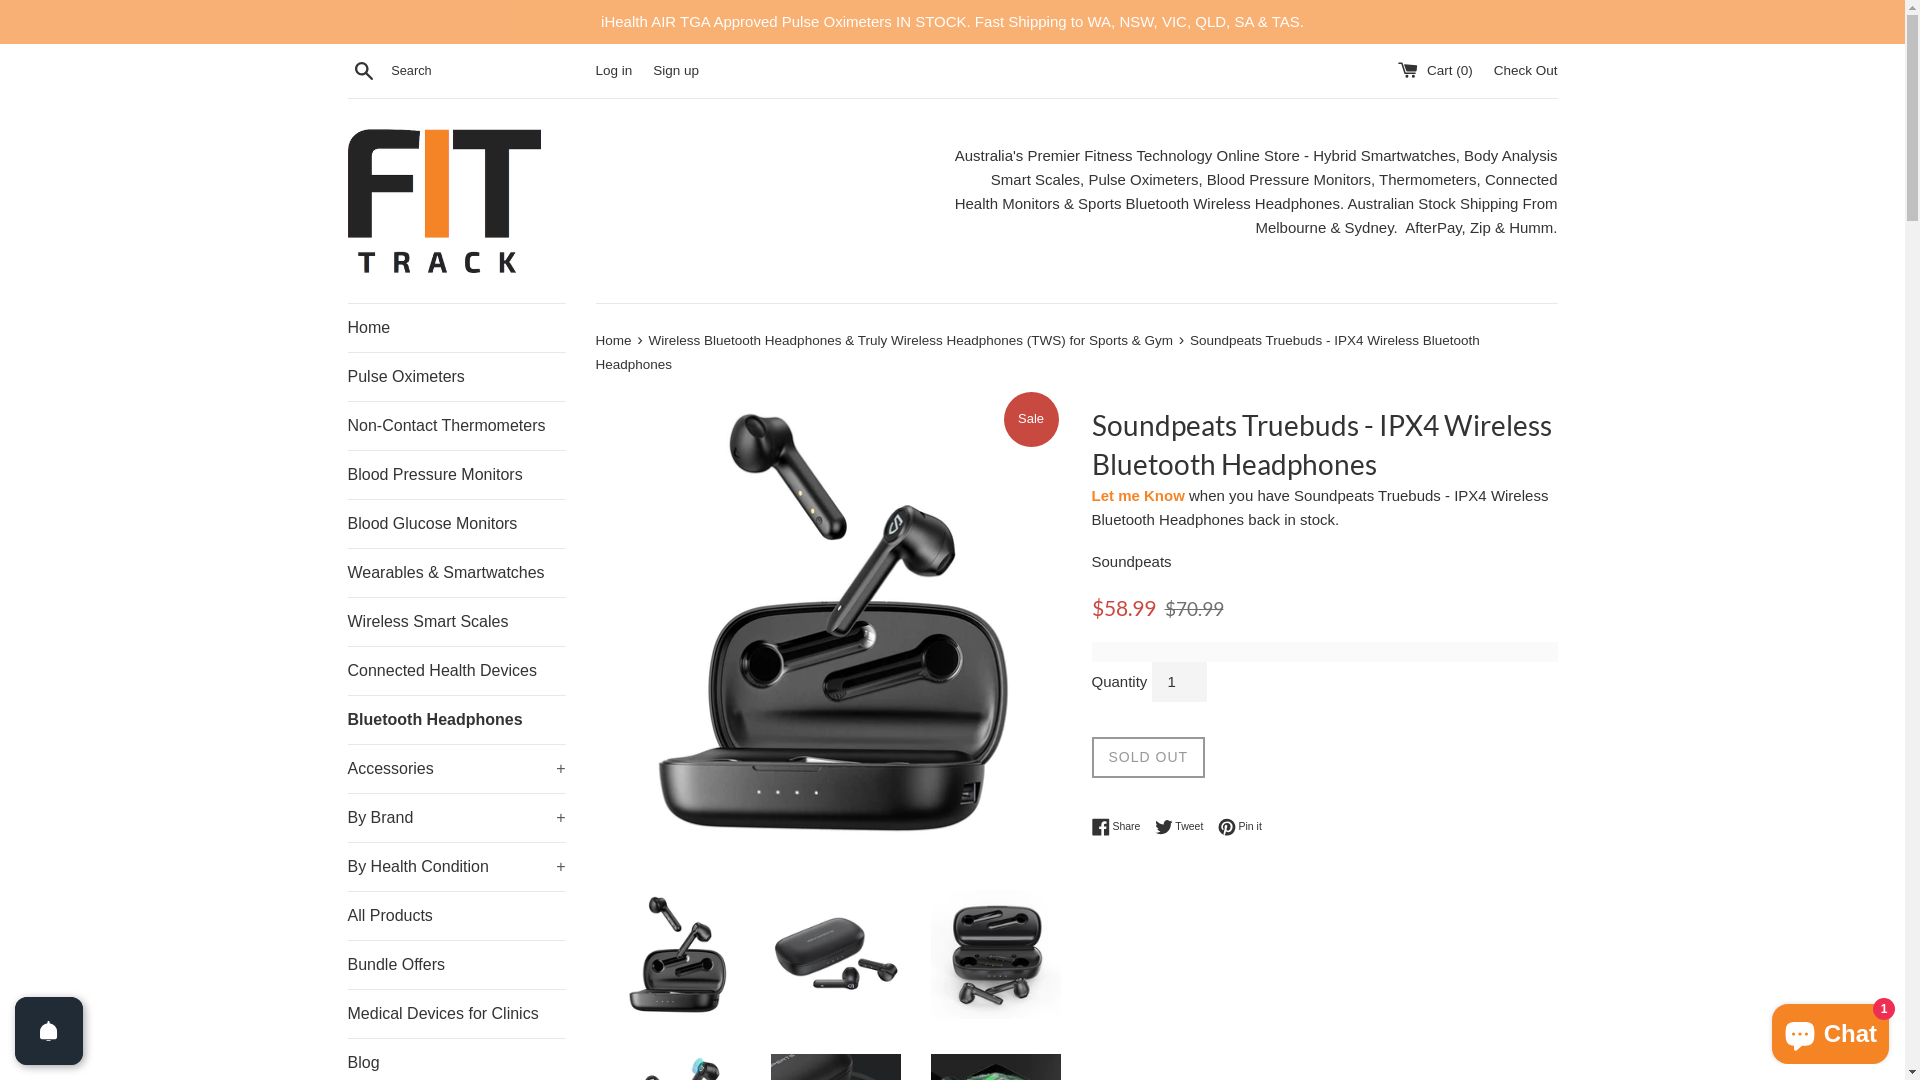 This screenshot has height=1080, width=1920. I want to click on 'Log in', so click(613, 69).